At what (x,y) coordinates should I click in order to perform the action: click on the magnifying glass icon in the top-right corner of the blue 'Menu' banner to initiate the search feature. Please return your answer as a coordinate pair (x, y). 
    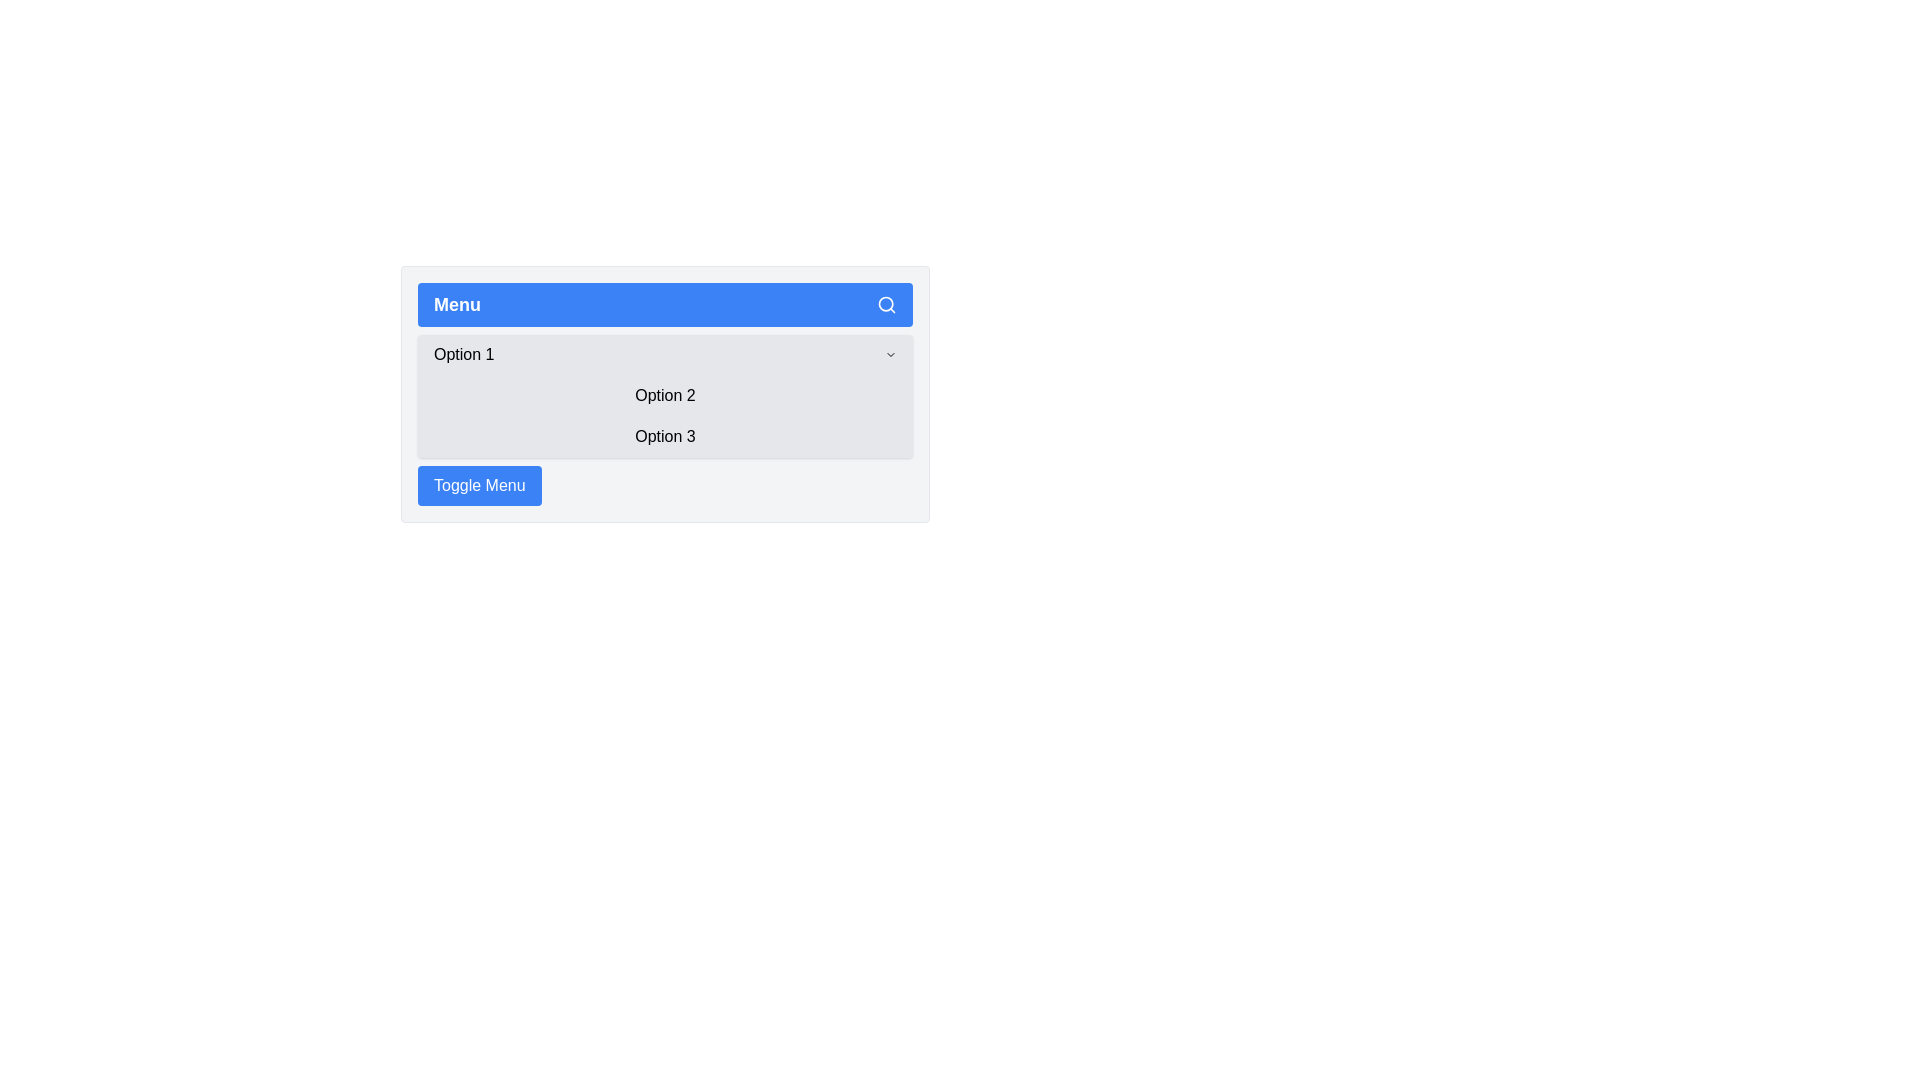
    Looking at the image, I should click on (886, 304).